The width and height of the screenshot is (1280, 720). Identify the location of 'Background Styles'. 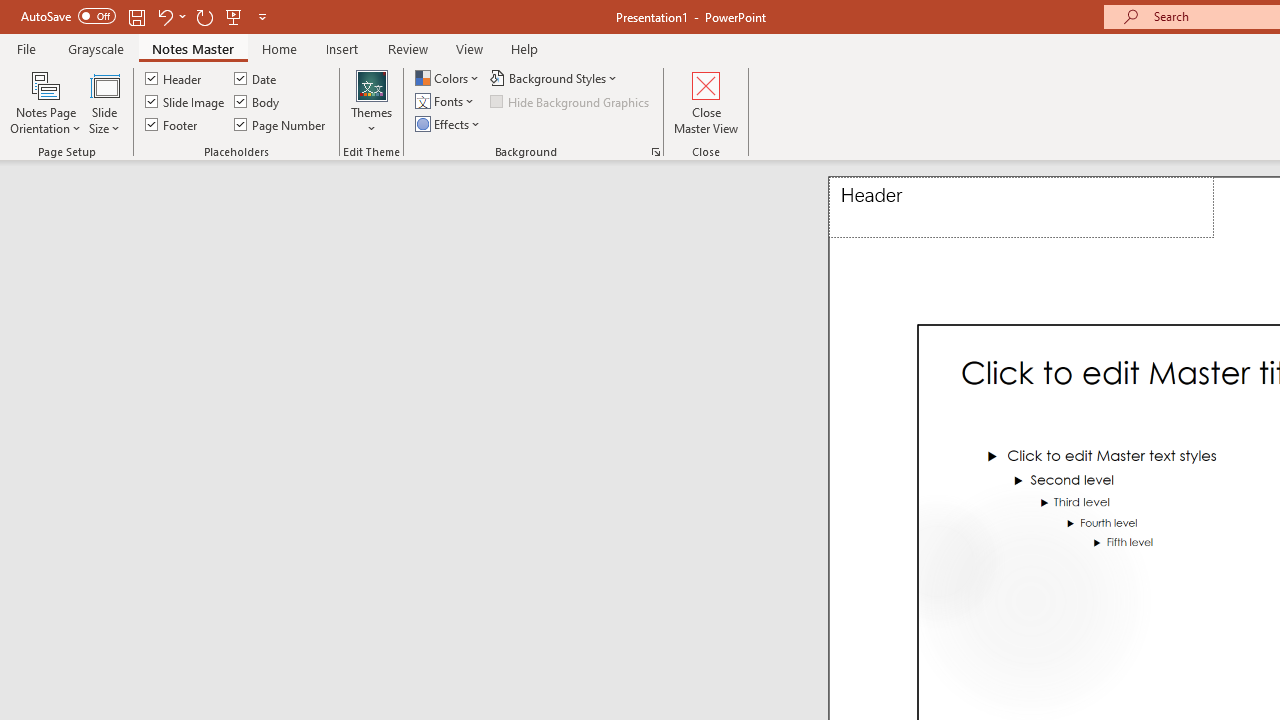
(555, 77).